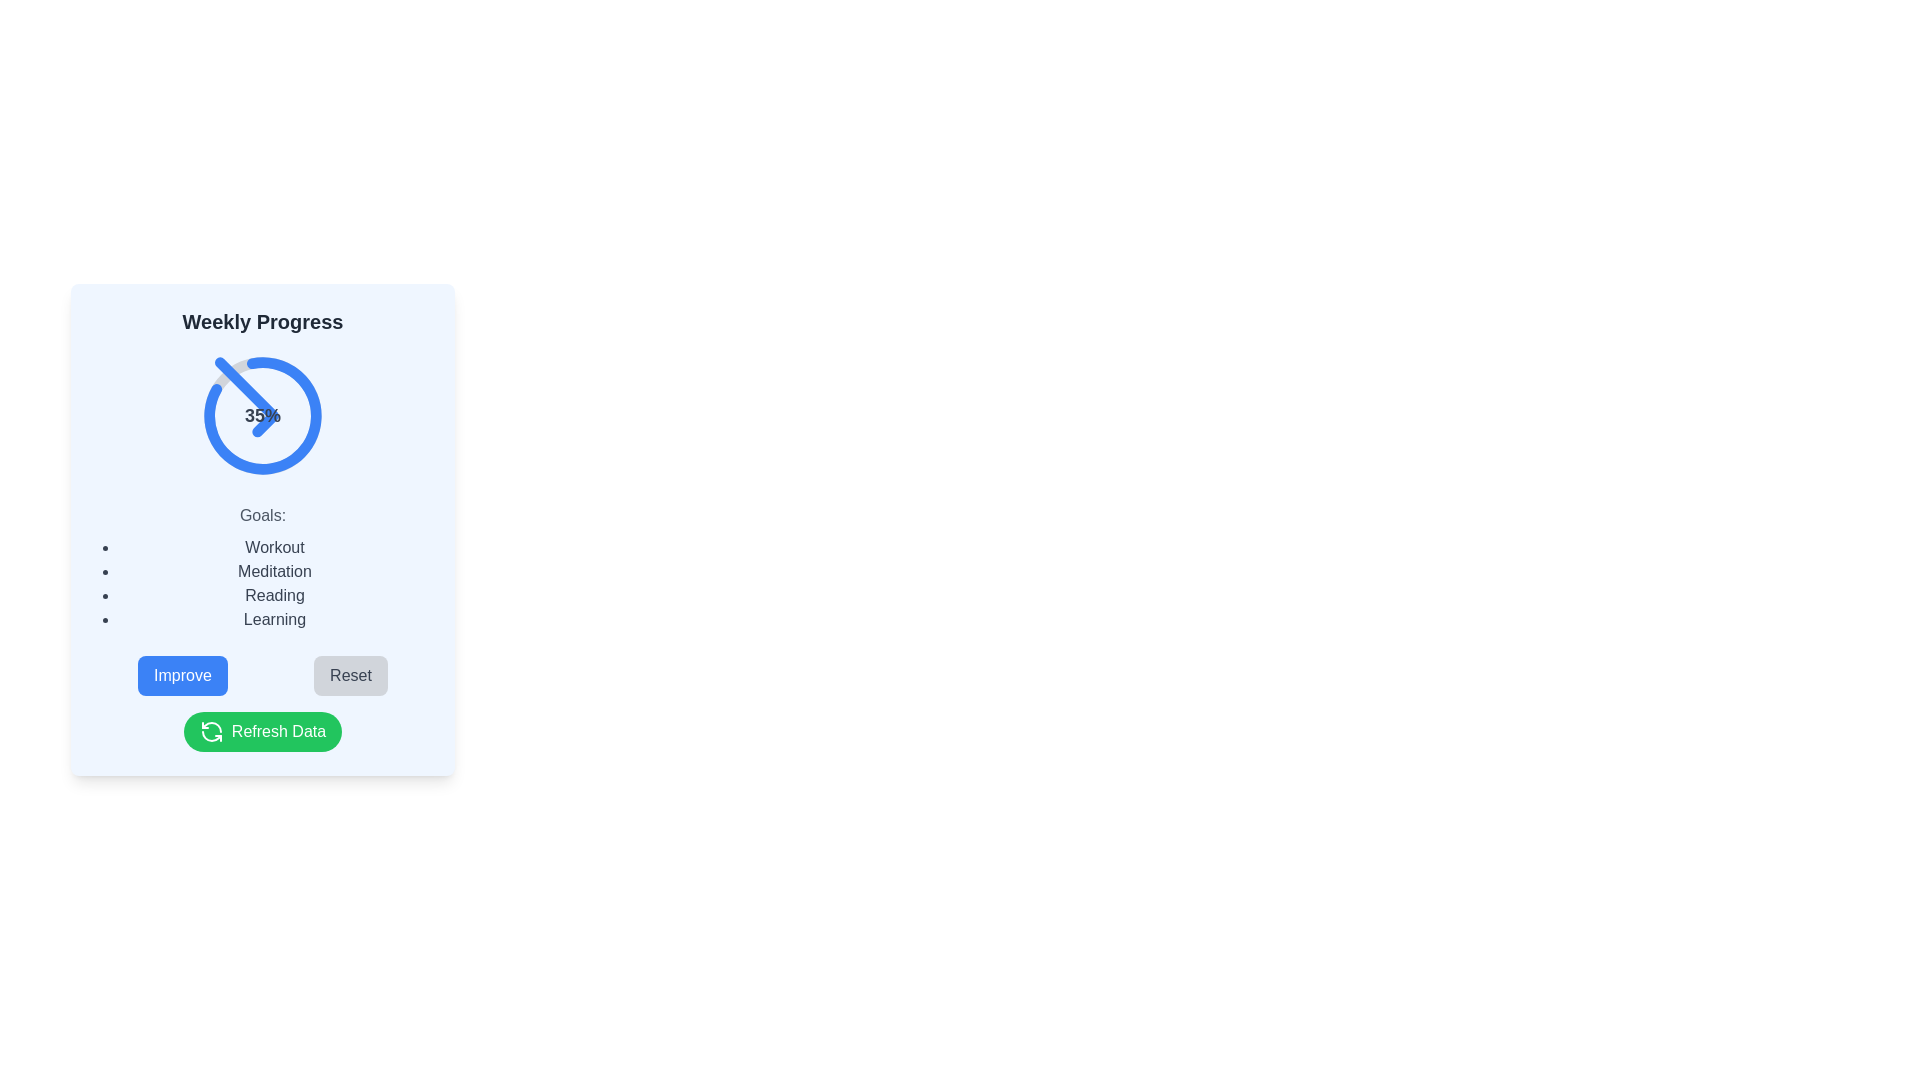 The width and height of the screenshot is (1920, 1080). What do you see at coordinates (211, 732) in the screenshot?
I see `the leading icon inside the 'Refresh Data' button, which is part of a green, rounded button at the bottom of the interface` at bounding box center [211, 732].